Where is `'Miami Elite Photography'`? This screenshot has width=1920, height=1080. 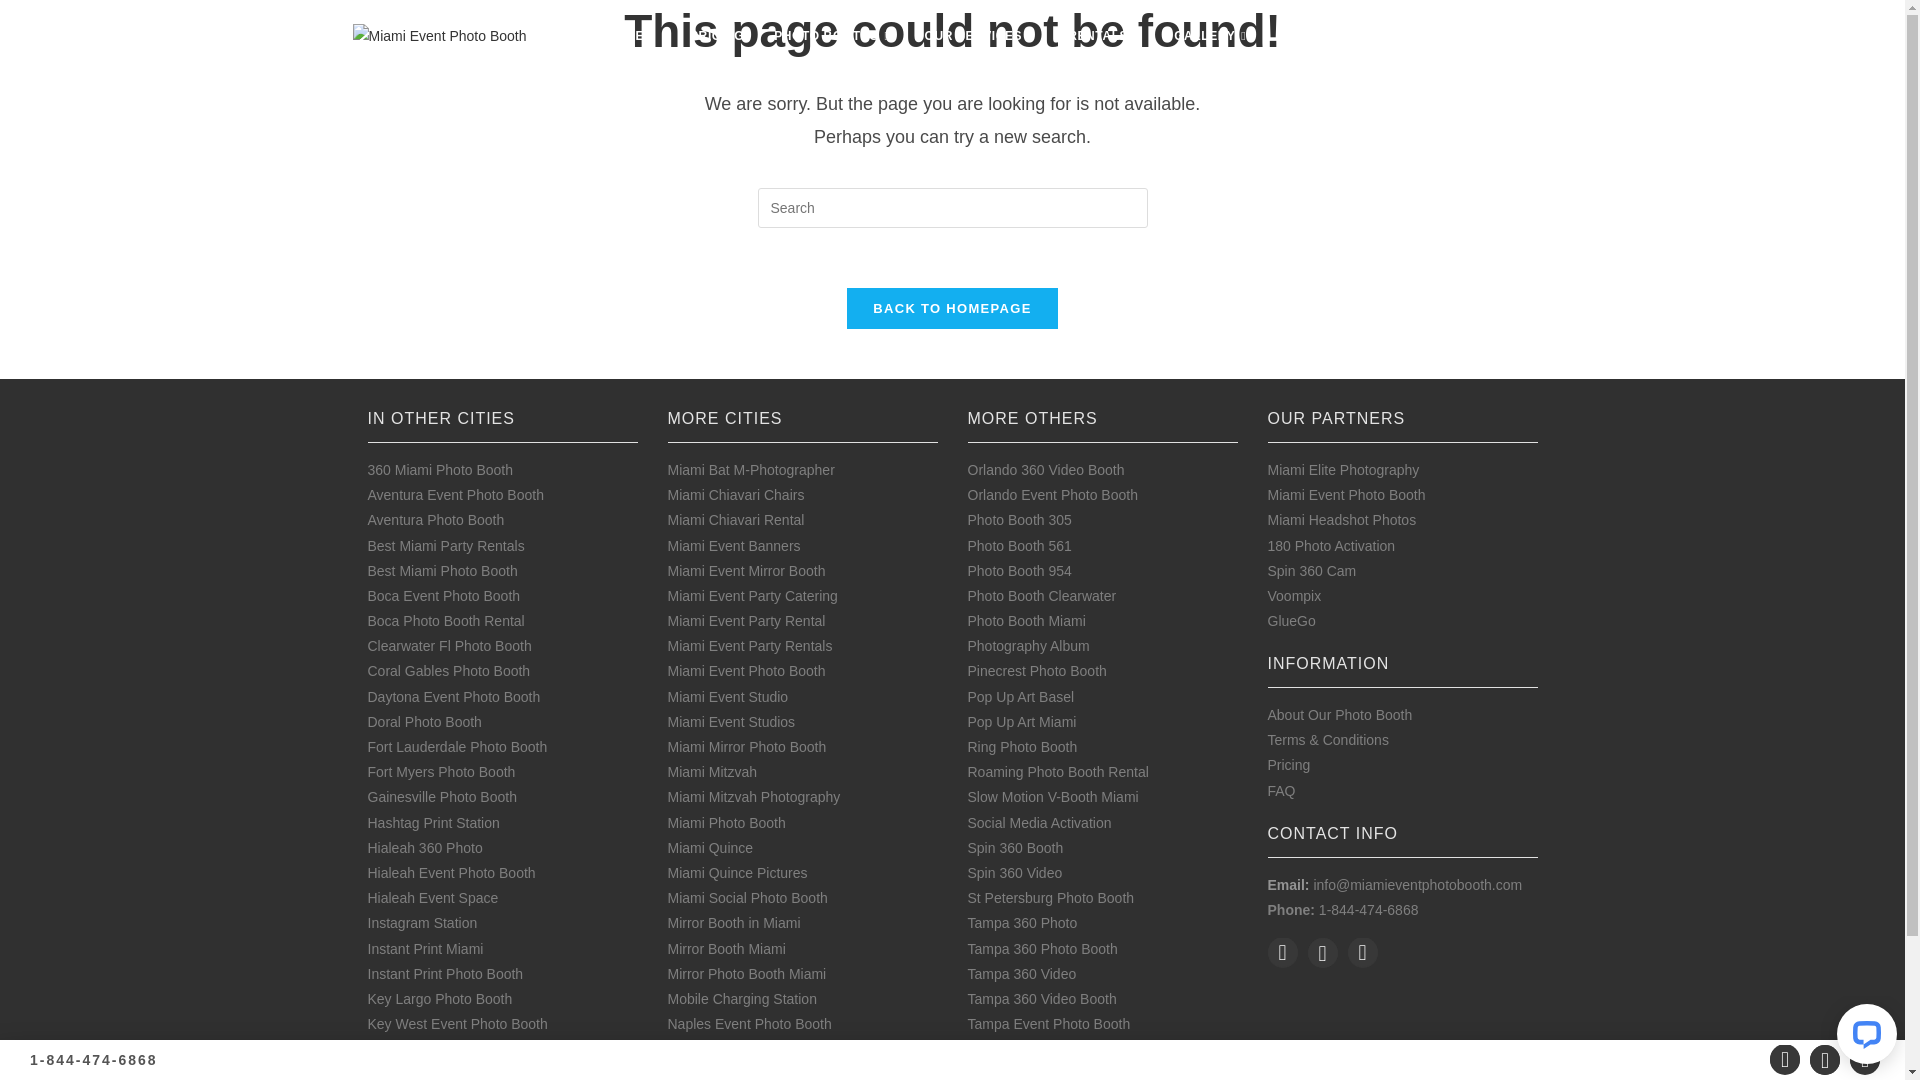
'Miami Elite Photography' is located at coordinates (1344, 470).